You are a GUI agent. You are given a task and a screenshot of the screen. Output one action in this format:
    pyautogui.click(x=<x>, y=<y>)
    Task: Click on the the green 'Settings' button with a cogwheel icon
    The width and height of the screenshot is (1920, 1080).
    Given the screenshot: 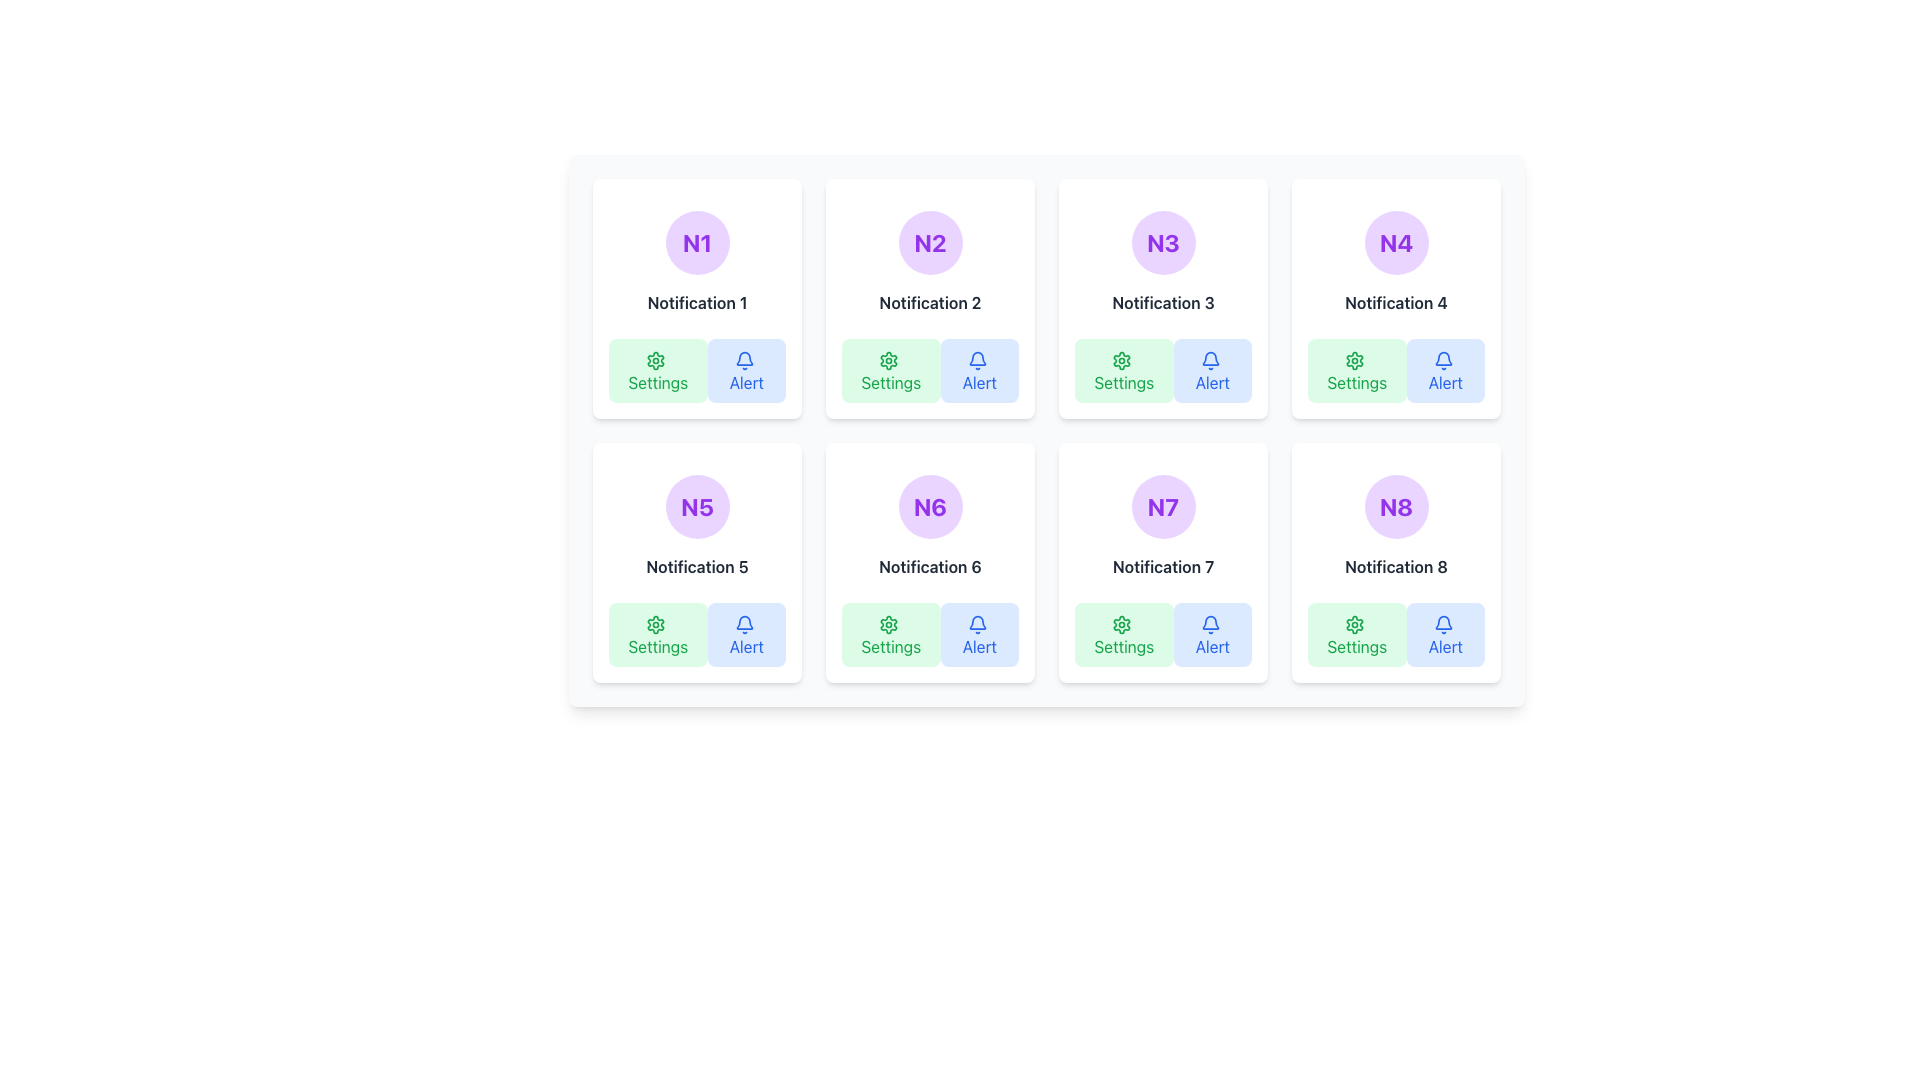 What is the action you would take?
    pyautogui.click(x=890, y=635)
    